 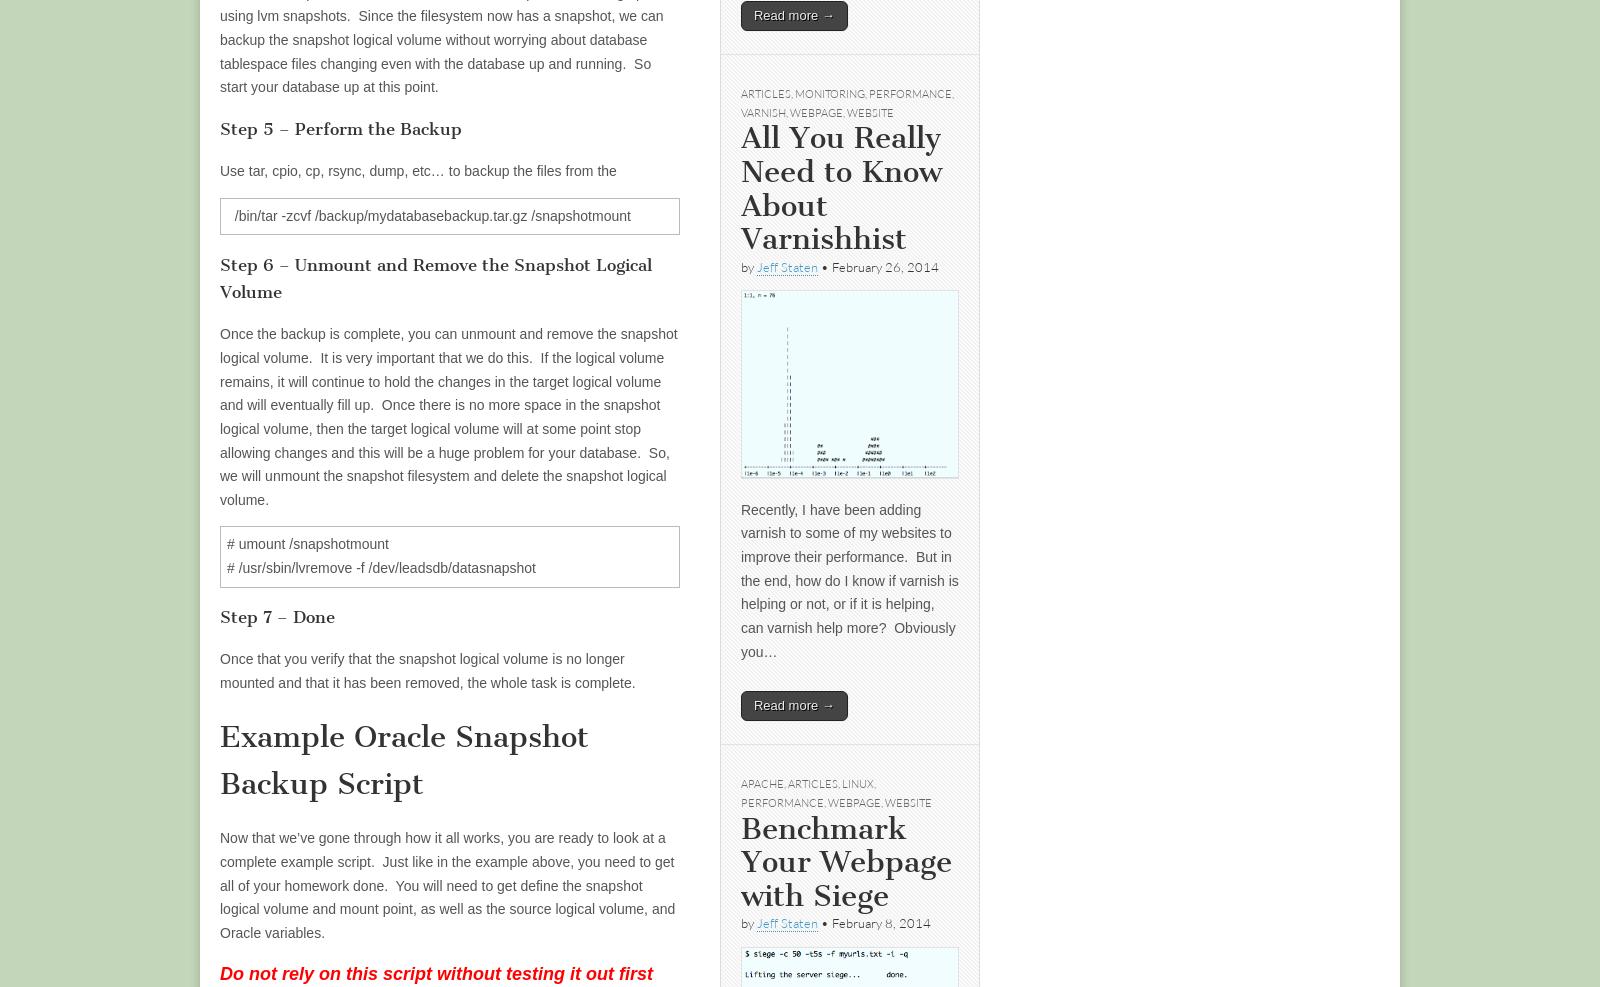 What do you see at coordinates (446, 884) in the screenshot?
I see `'Now that we’ve gone through how it all works, you are ready to look at a complete example script.  Just like in the example above, you need to get all of your homework done.  You will need to get define the snapshot logical volume and mount point, as well as the source logical volume, and Oracle variables.'` at bounding box center [446, 884].